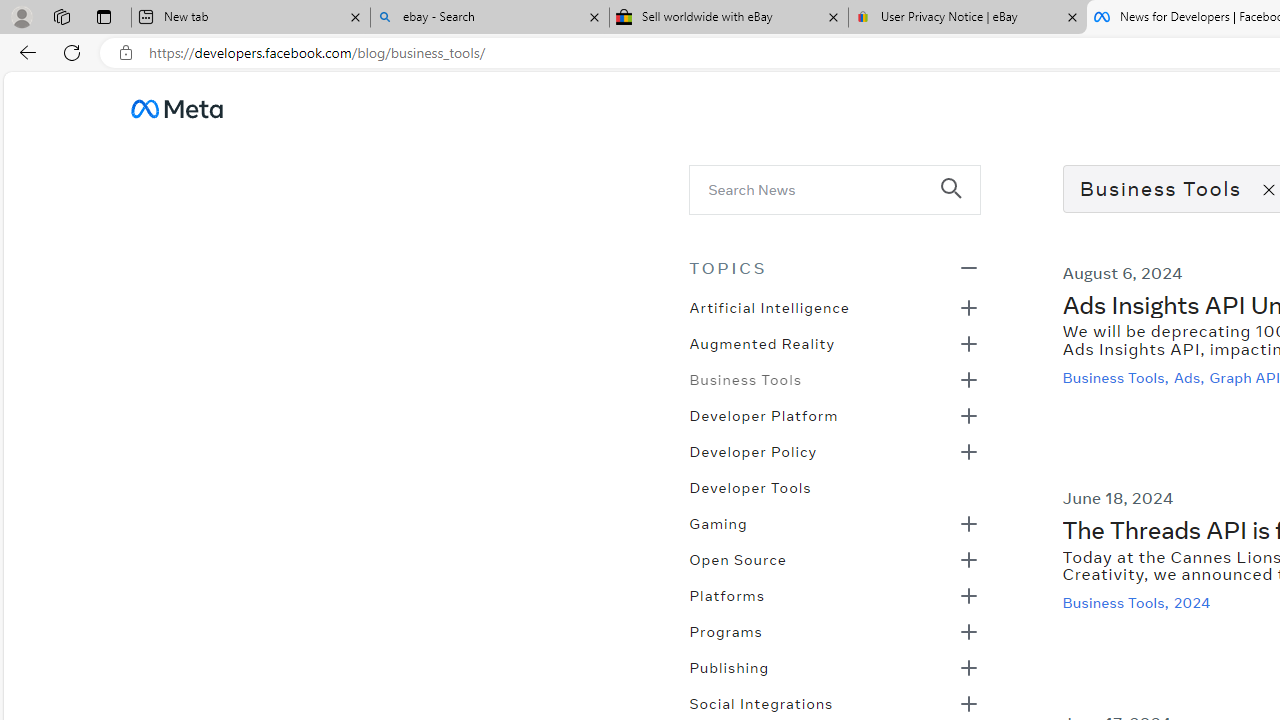 The height and width of the screenshot is (720, 1280). Describe the element at coordinates (24, 51) in the screenshot. I see `'Back'` at that location.